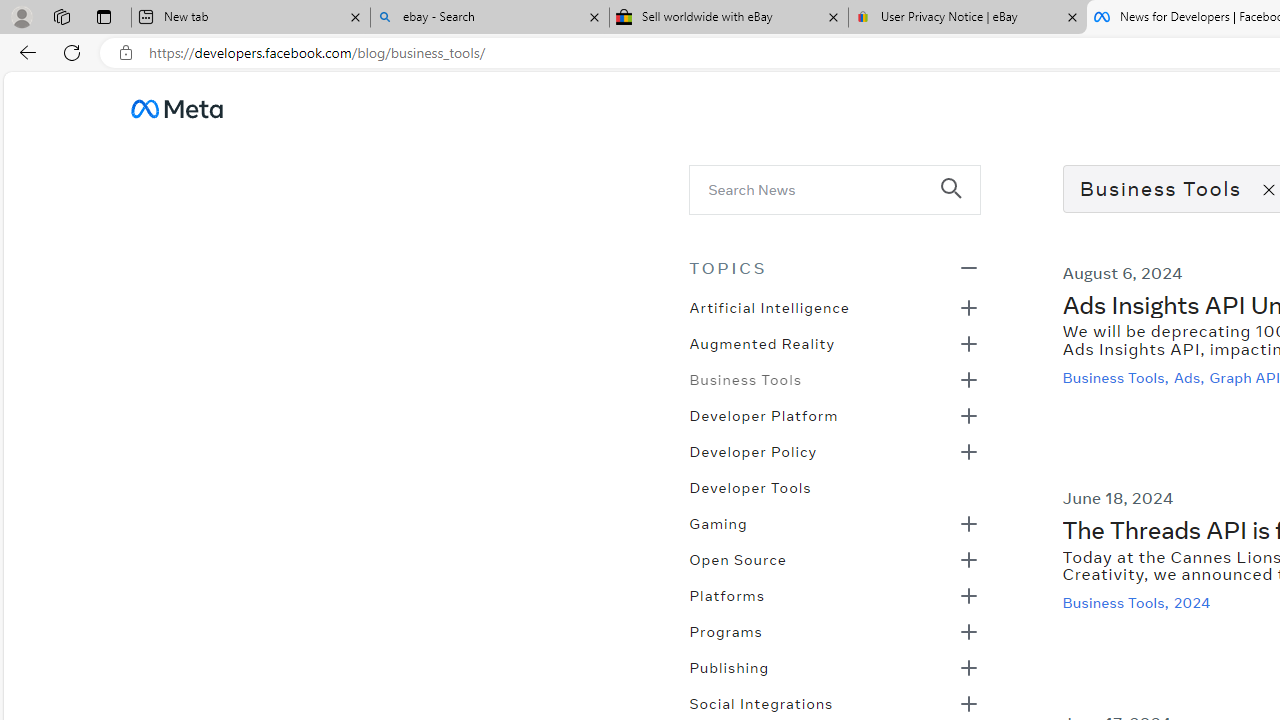 The height and width of the screenshot is (720, 1280). Describe the element at coordinates (24, 51) in the screenshot. I see `'Back'` at that location.